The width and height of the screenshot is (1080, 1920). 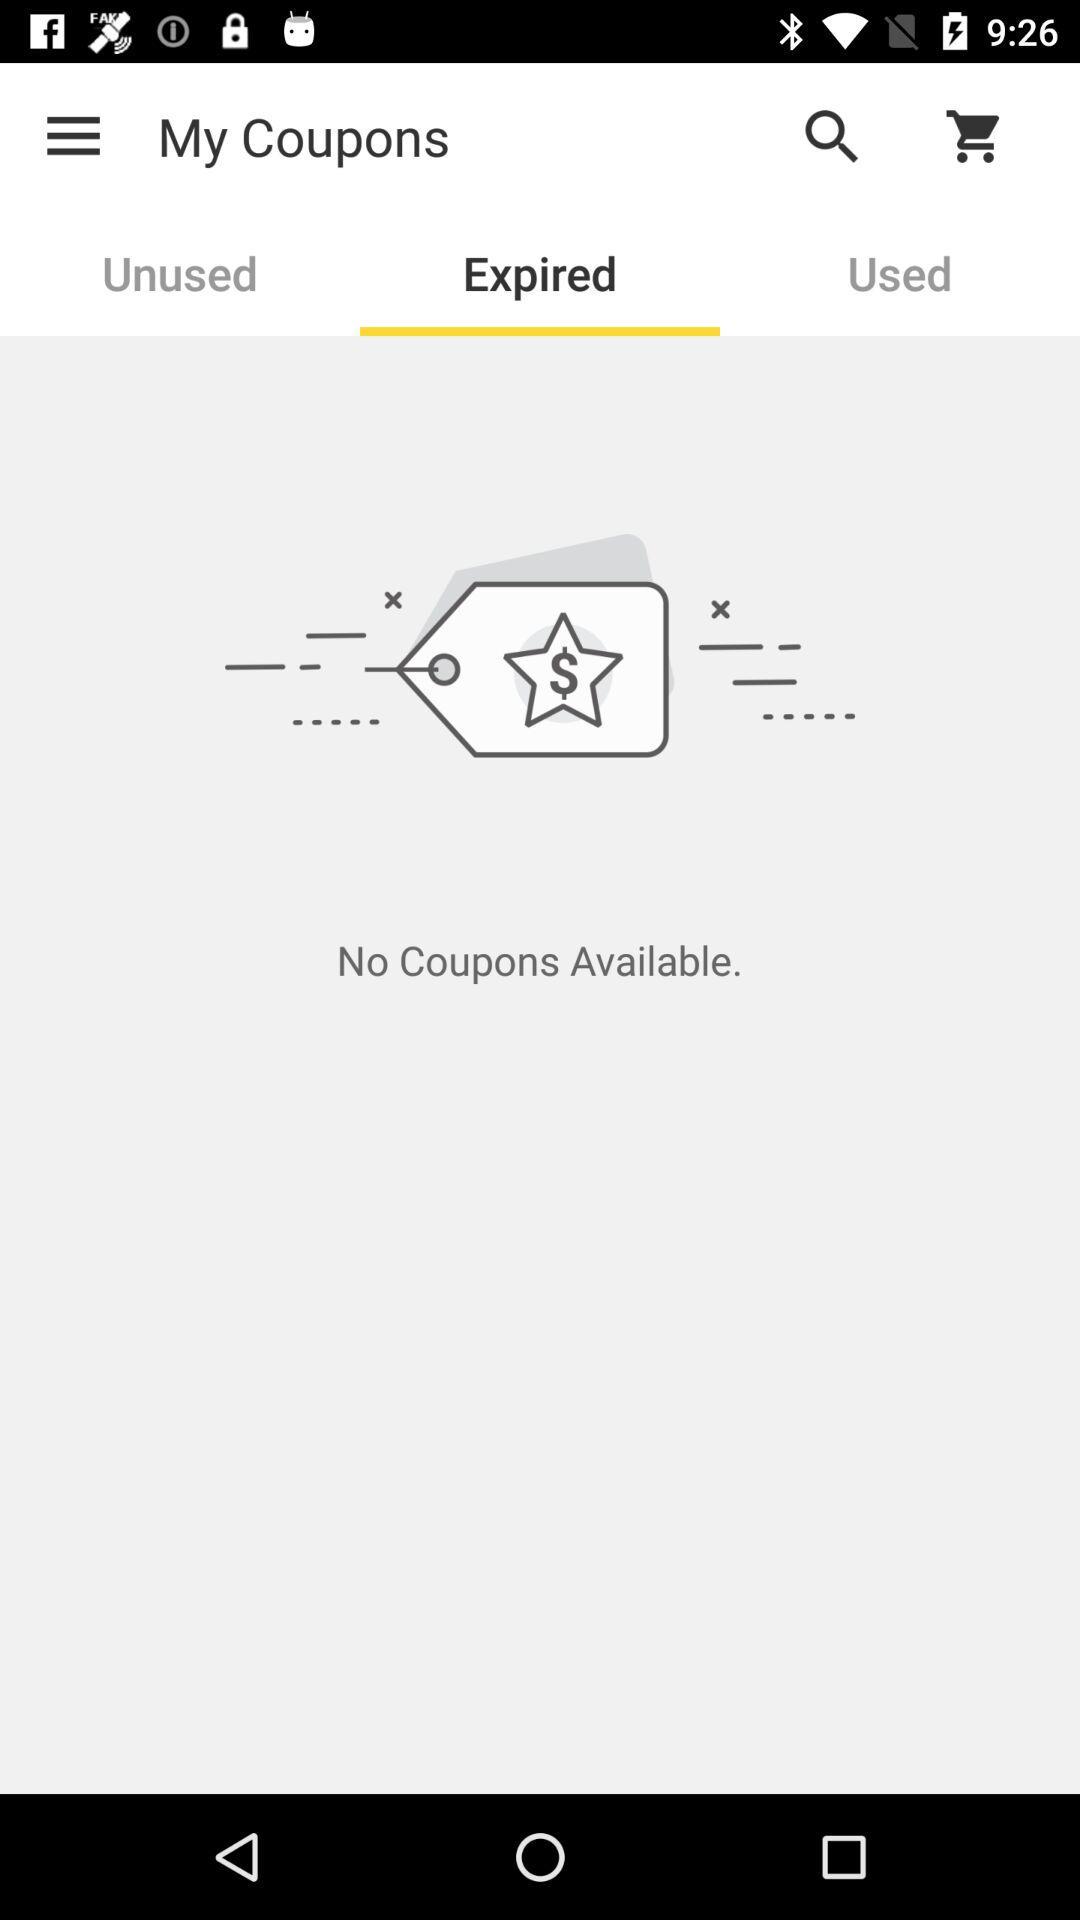 I want to click on check cart, so click(x=986, y=135).